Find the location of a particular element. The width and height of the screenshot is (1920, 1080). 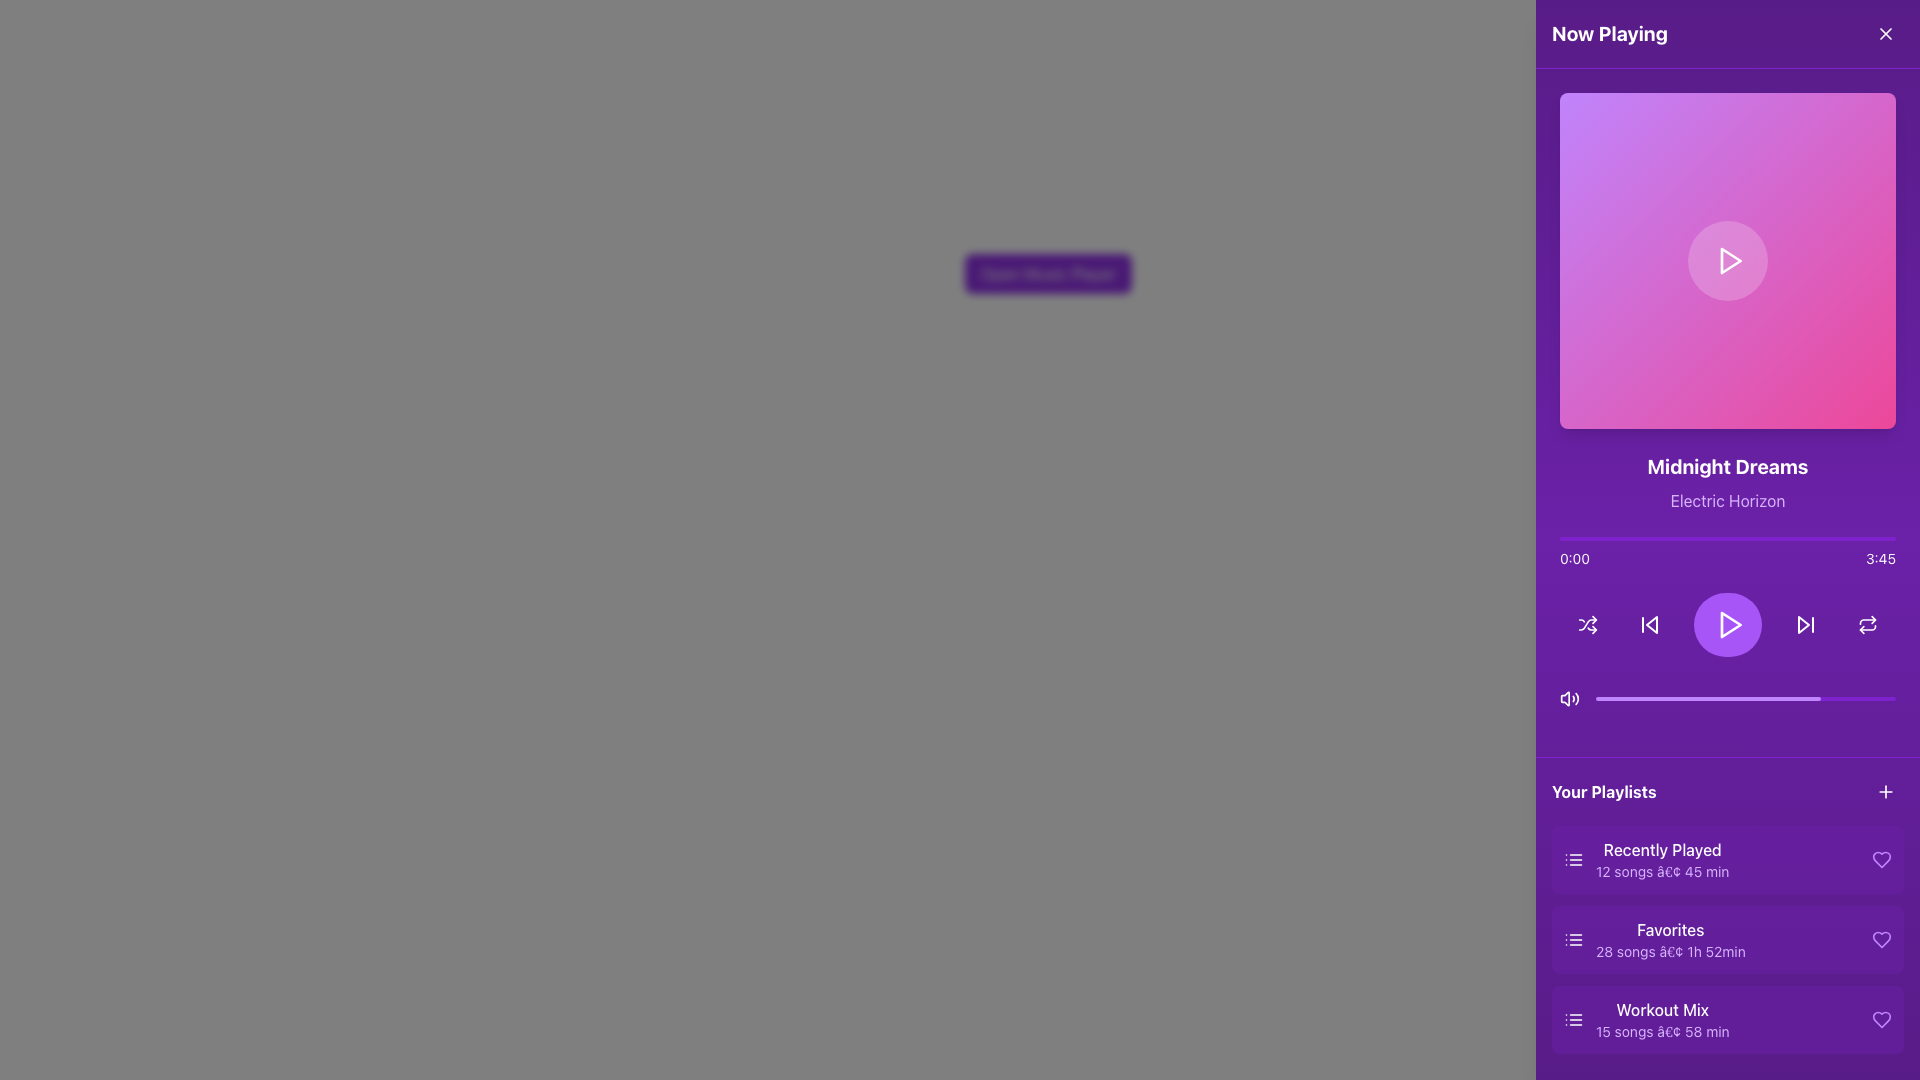

the heart-shaped purple icon used to signify a favorite action, located to the right of the 'Workout Mix' playlist item in the 'Your Playlists' section is located at coordinates (1880, 1019).